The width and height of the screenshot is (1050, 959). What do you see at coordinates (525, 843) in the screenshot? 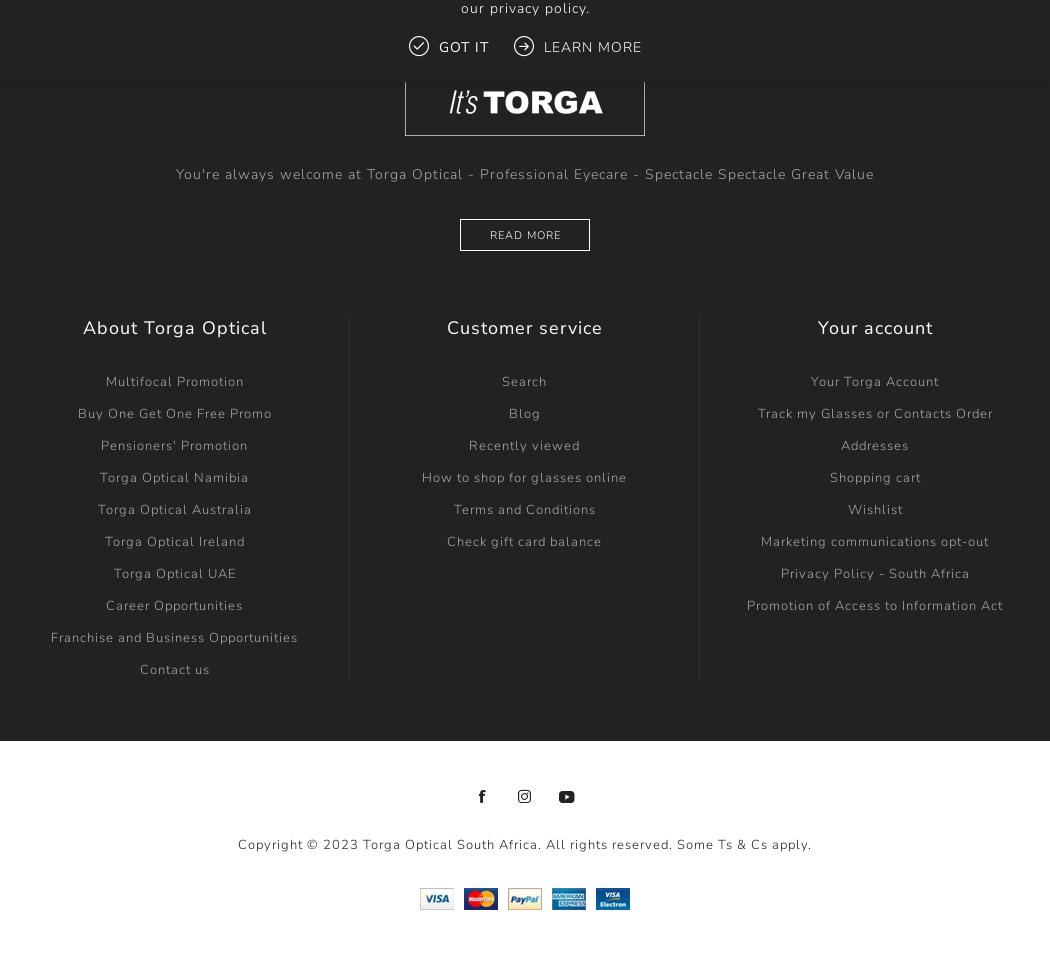
I see `'Copyright © 2023 Torga Optical South Africa. All rights reserved. Some Ts & Cs apply.'` at bounding box center [525, 843].